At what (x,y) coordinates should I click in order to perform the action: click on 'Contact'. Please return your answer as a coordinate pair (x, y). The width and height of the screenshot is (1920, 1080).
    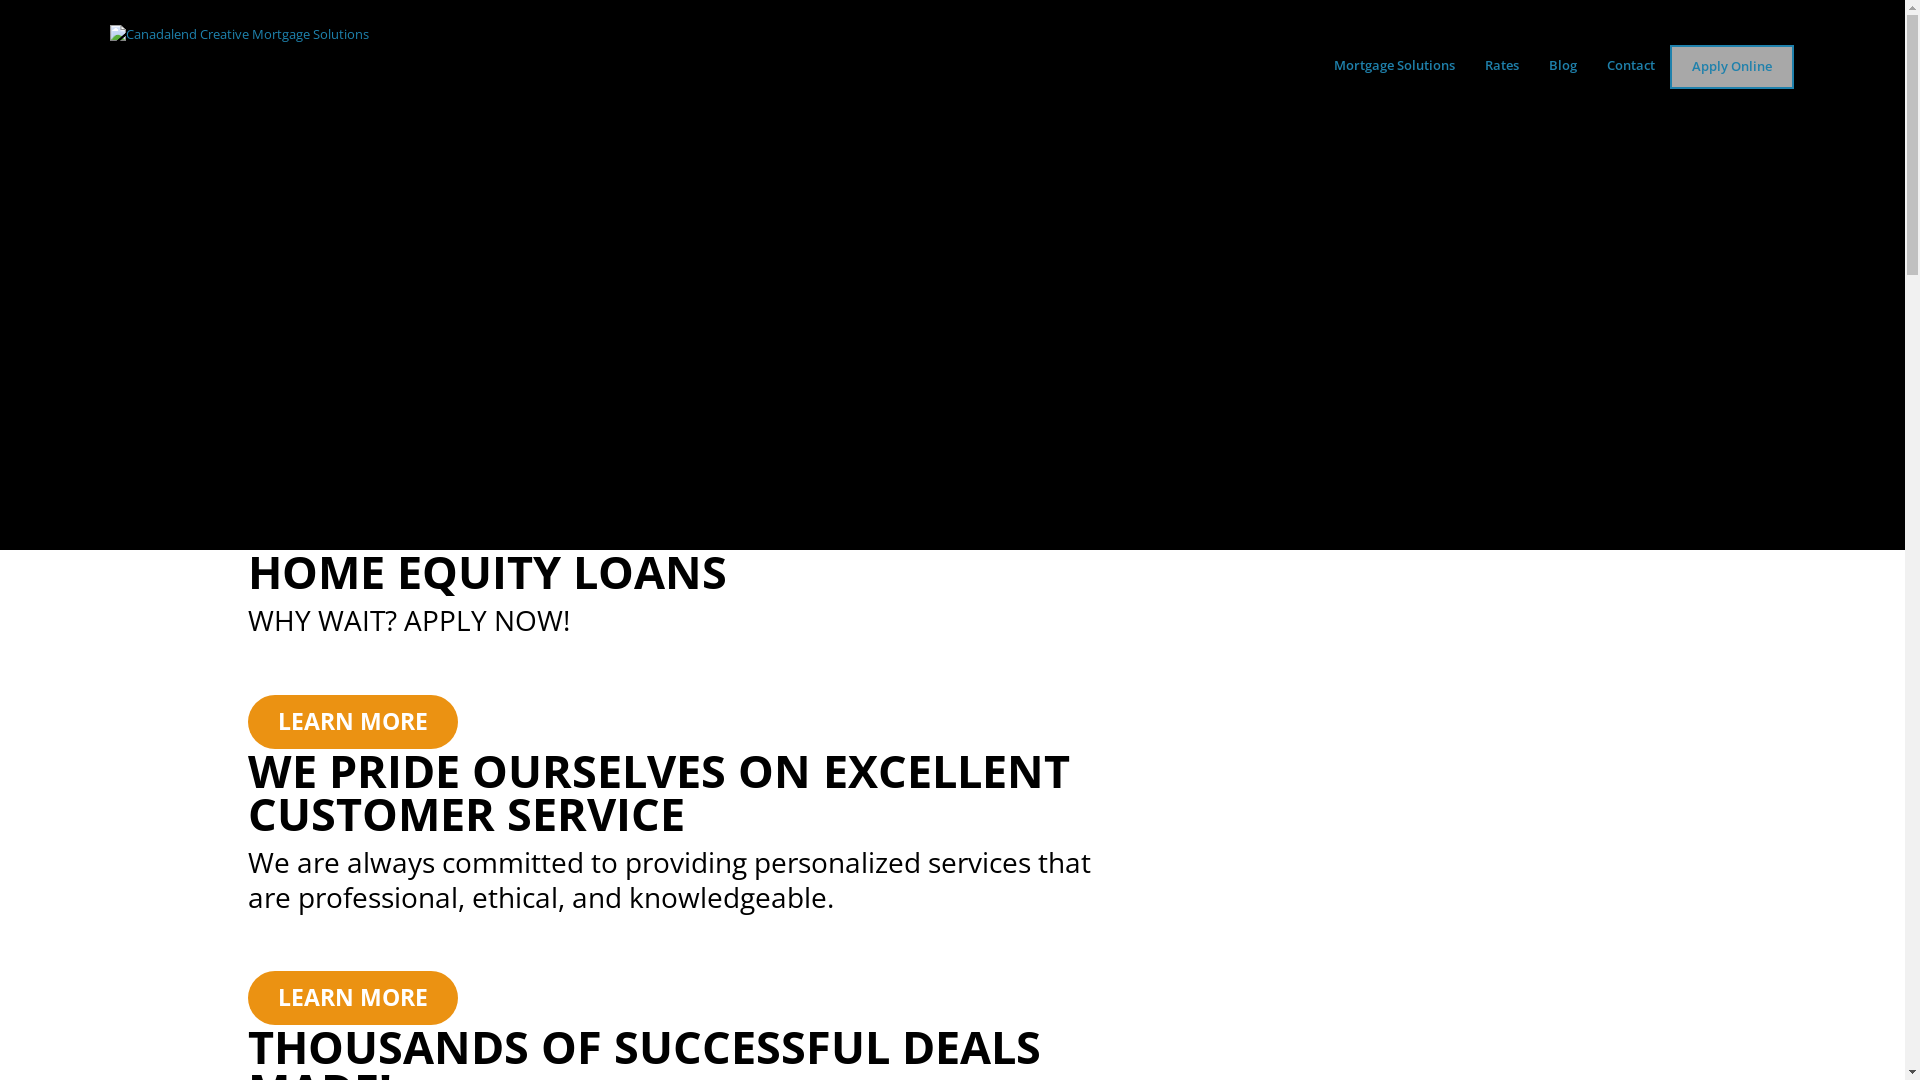
    Looking at the image, I should click on (1591, 64).